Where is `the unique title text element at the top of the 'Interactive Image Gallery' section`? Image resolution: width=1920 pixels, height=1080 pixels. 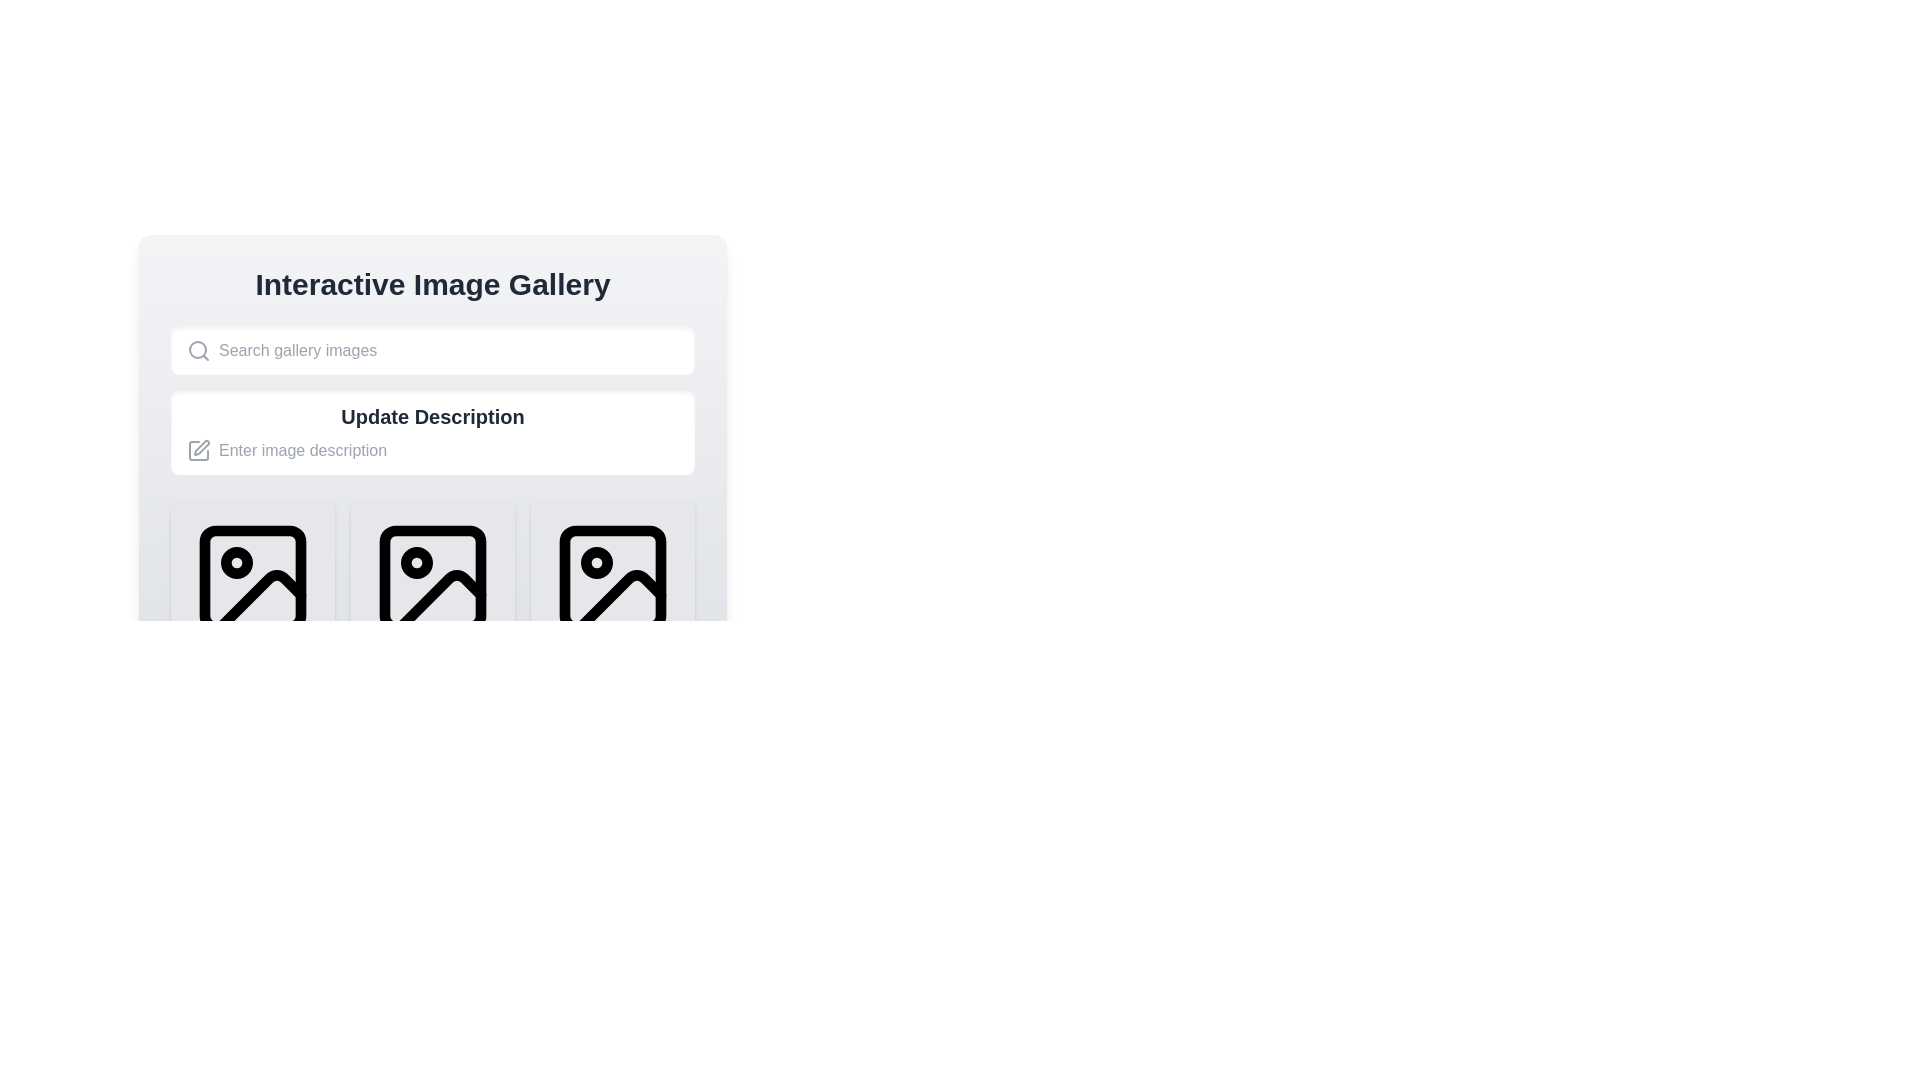 the unique title text element at the top of the 'Interactive Image Gallery' section is located at coordinates (431, 285).